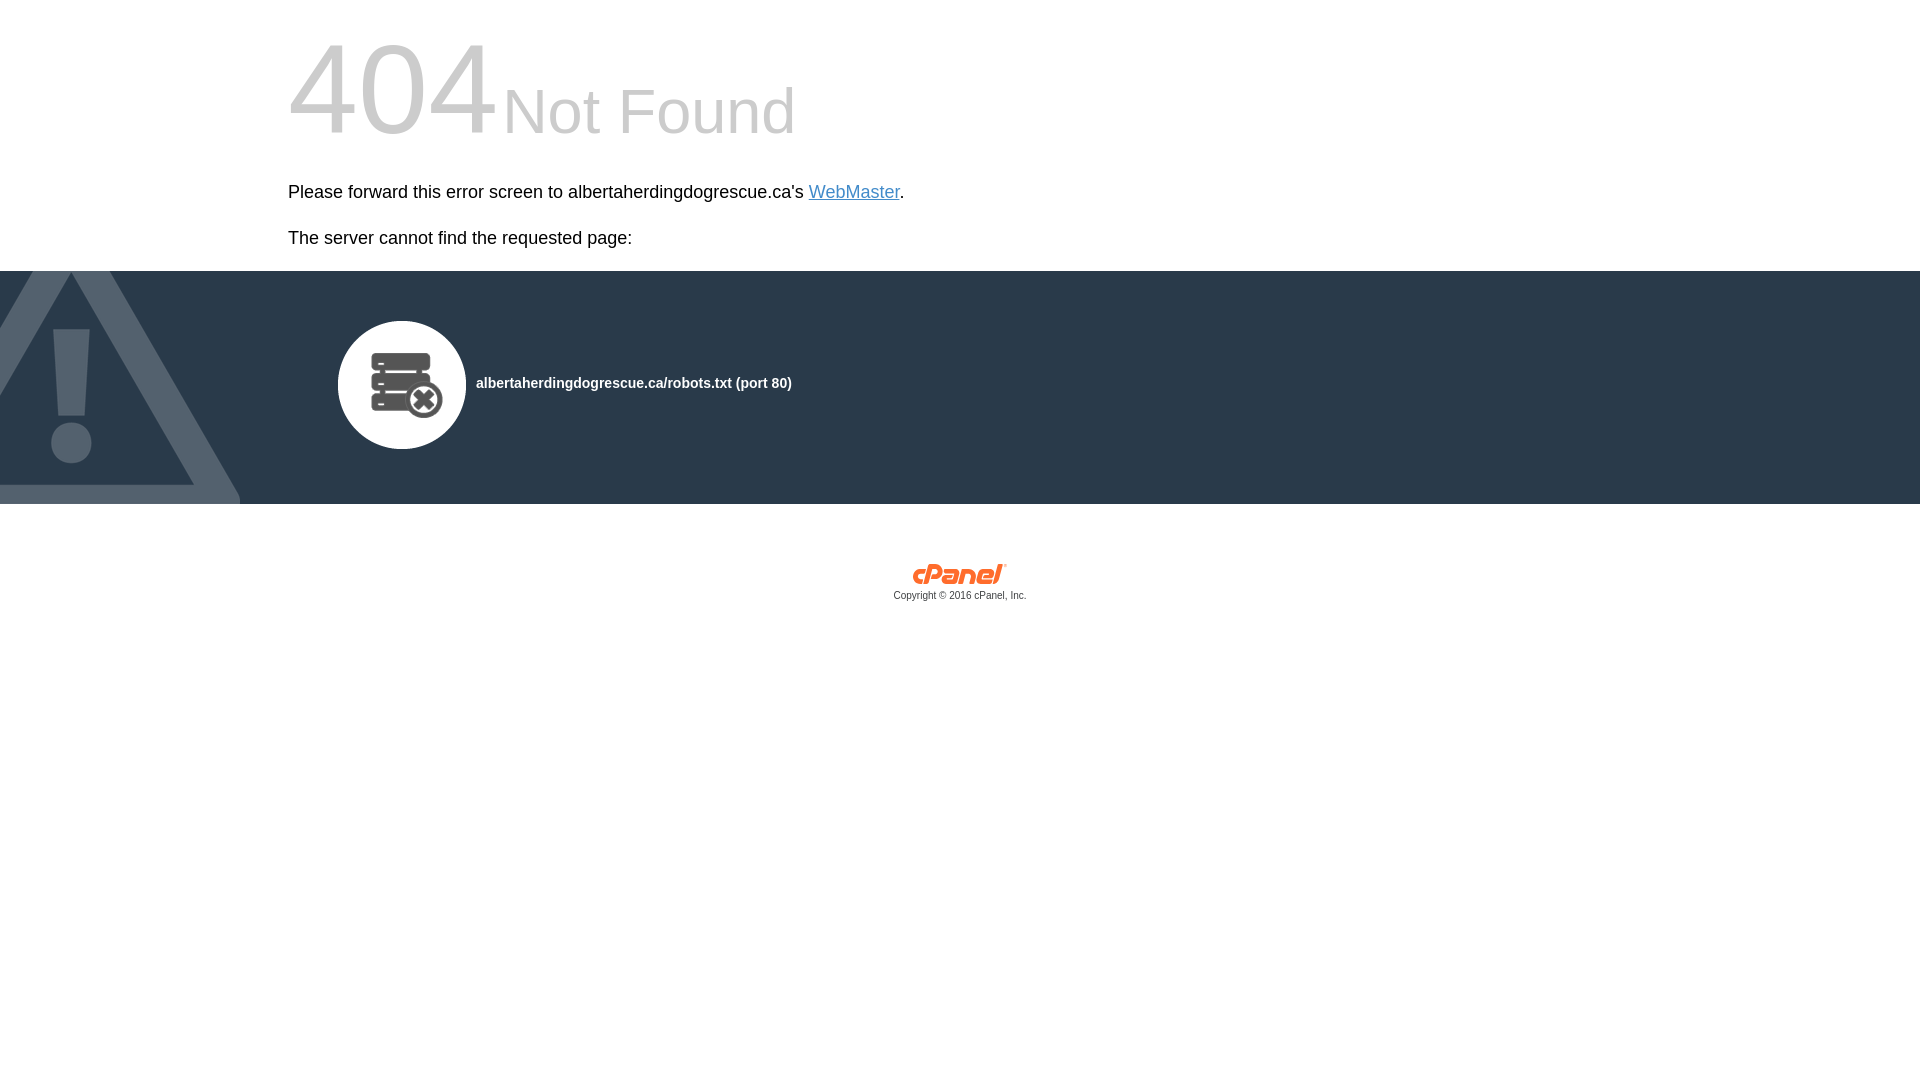  I want to click on 'WebMaster', so click(854, 192).